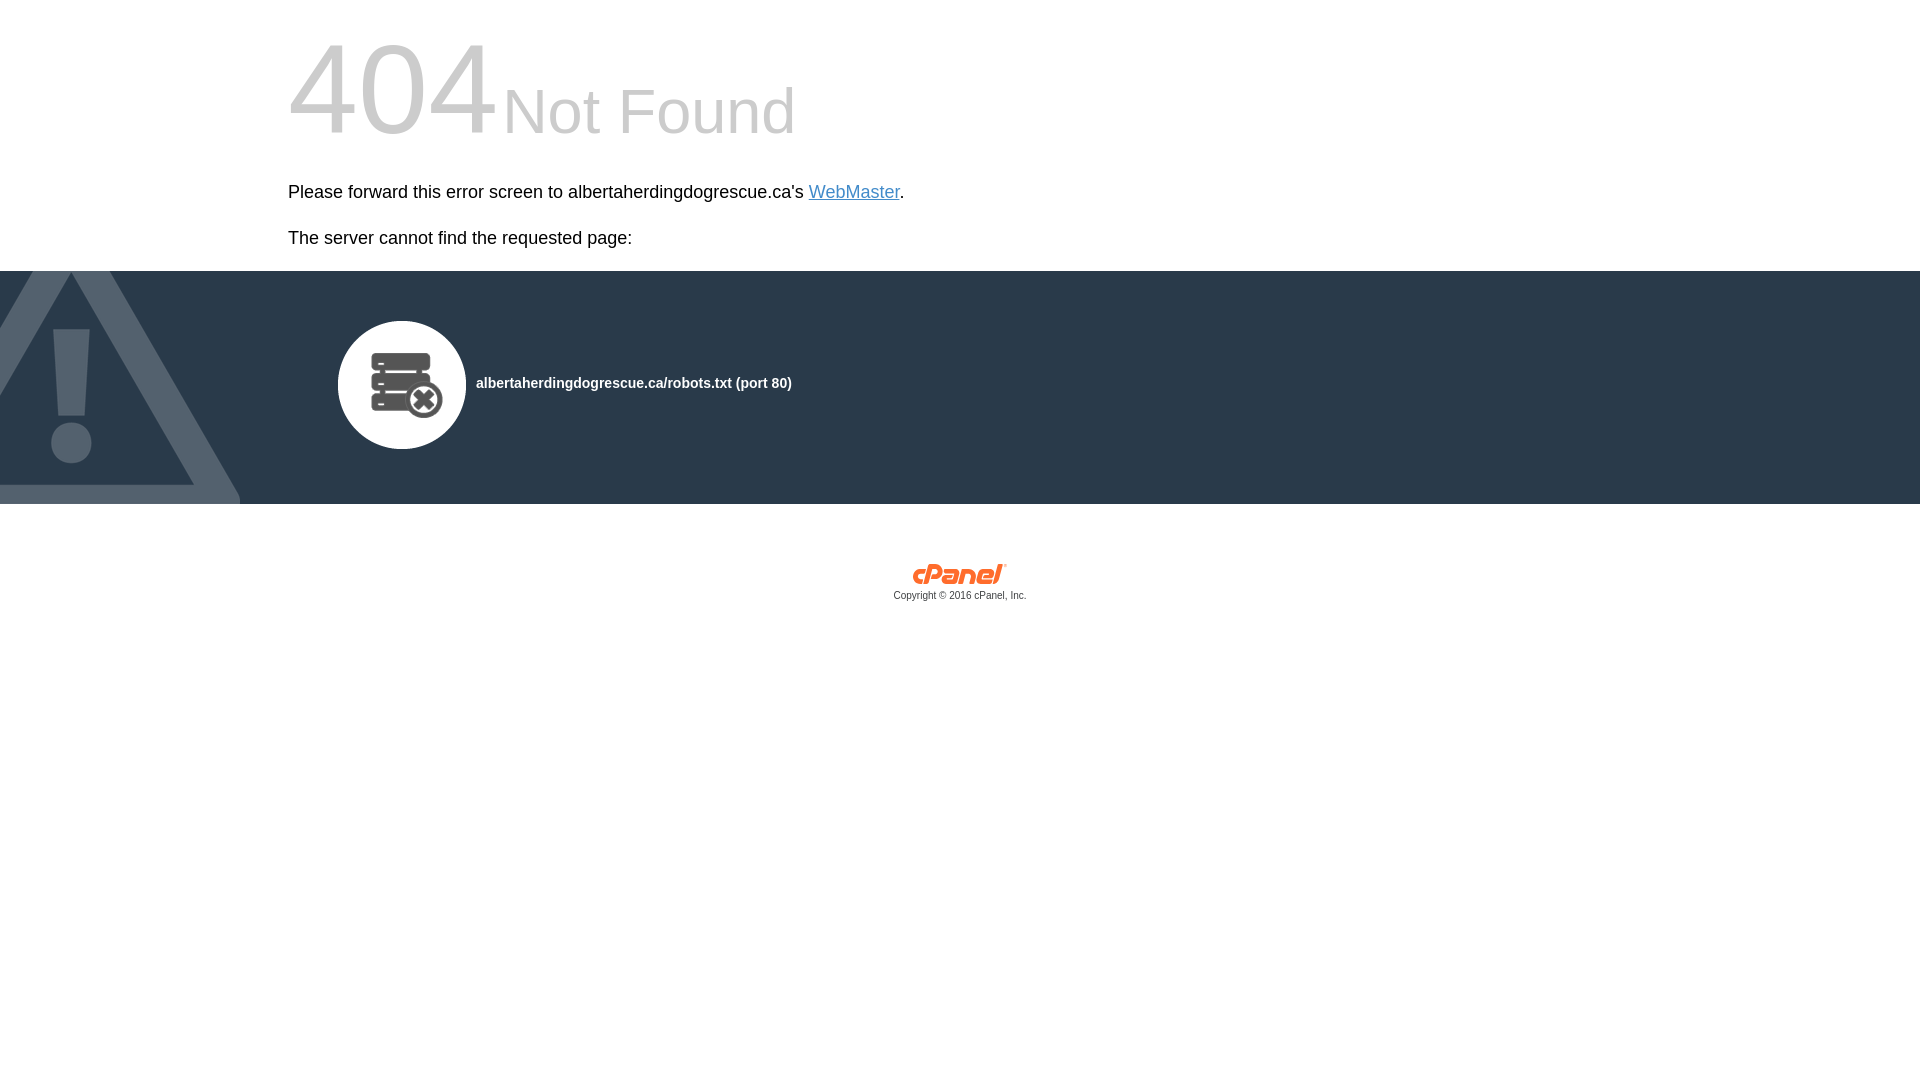  I want to click on 'WebMaster', so click(854, 192).